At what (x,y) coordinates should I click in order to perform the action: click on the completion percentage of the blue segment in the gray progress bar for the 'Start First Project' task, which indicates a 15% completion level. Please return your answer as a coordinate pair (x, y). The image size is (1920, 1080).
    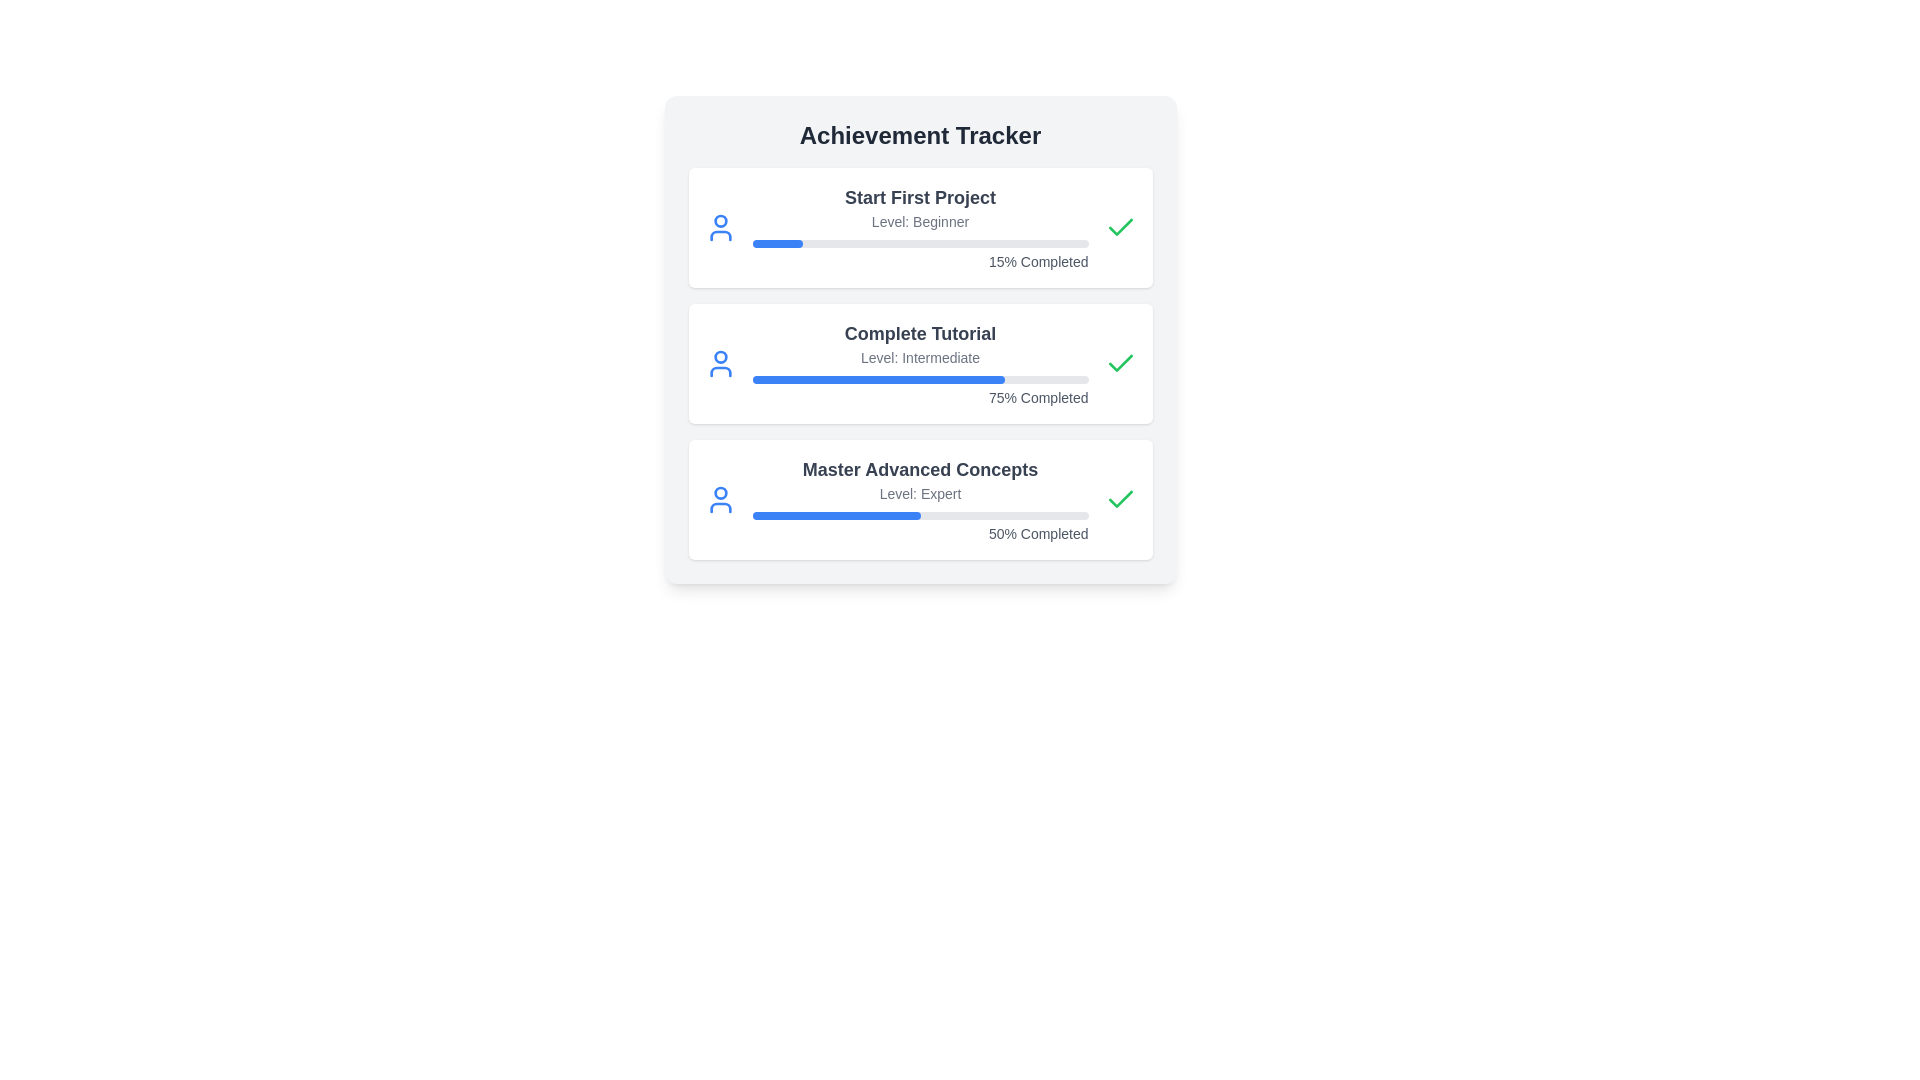
    Looking at the image, I should click on (776, 242).